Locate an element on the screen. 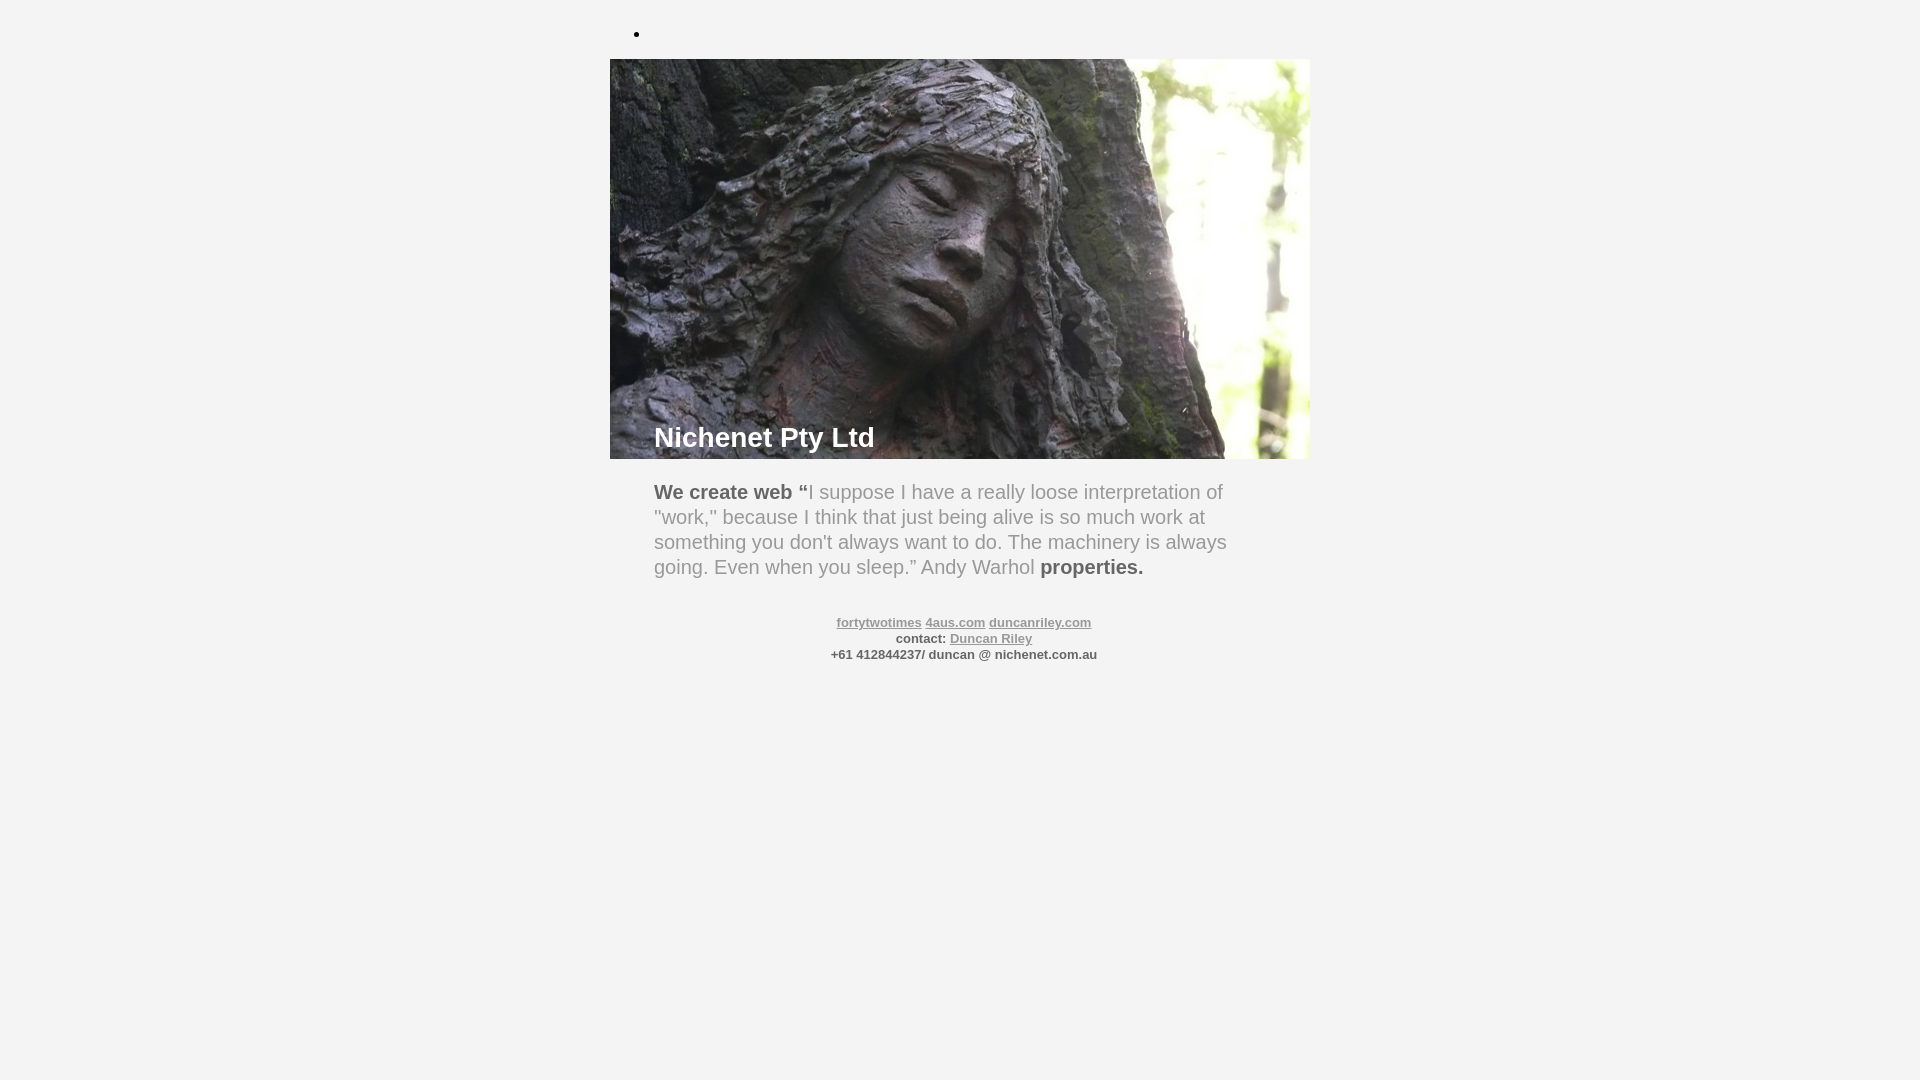  '4aus.com' is located at coordinates (954, 621).